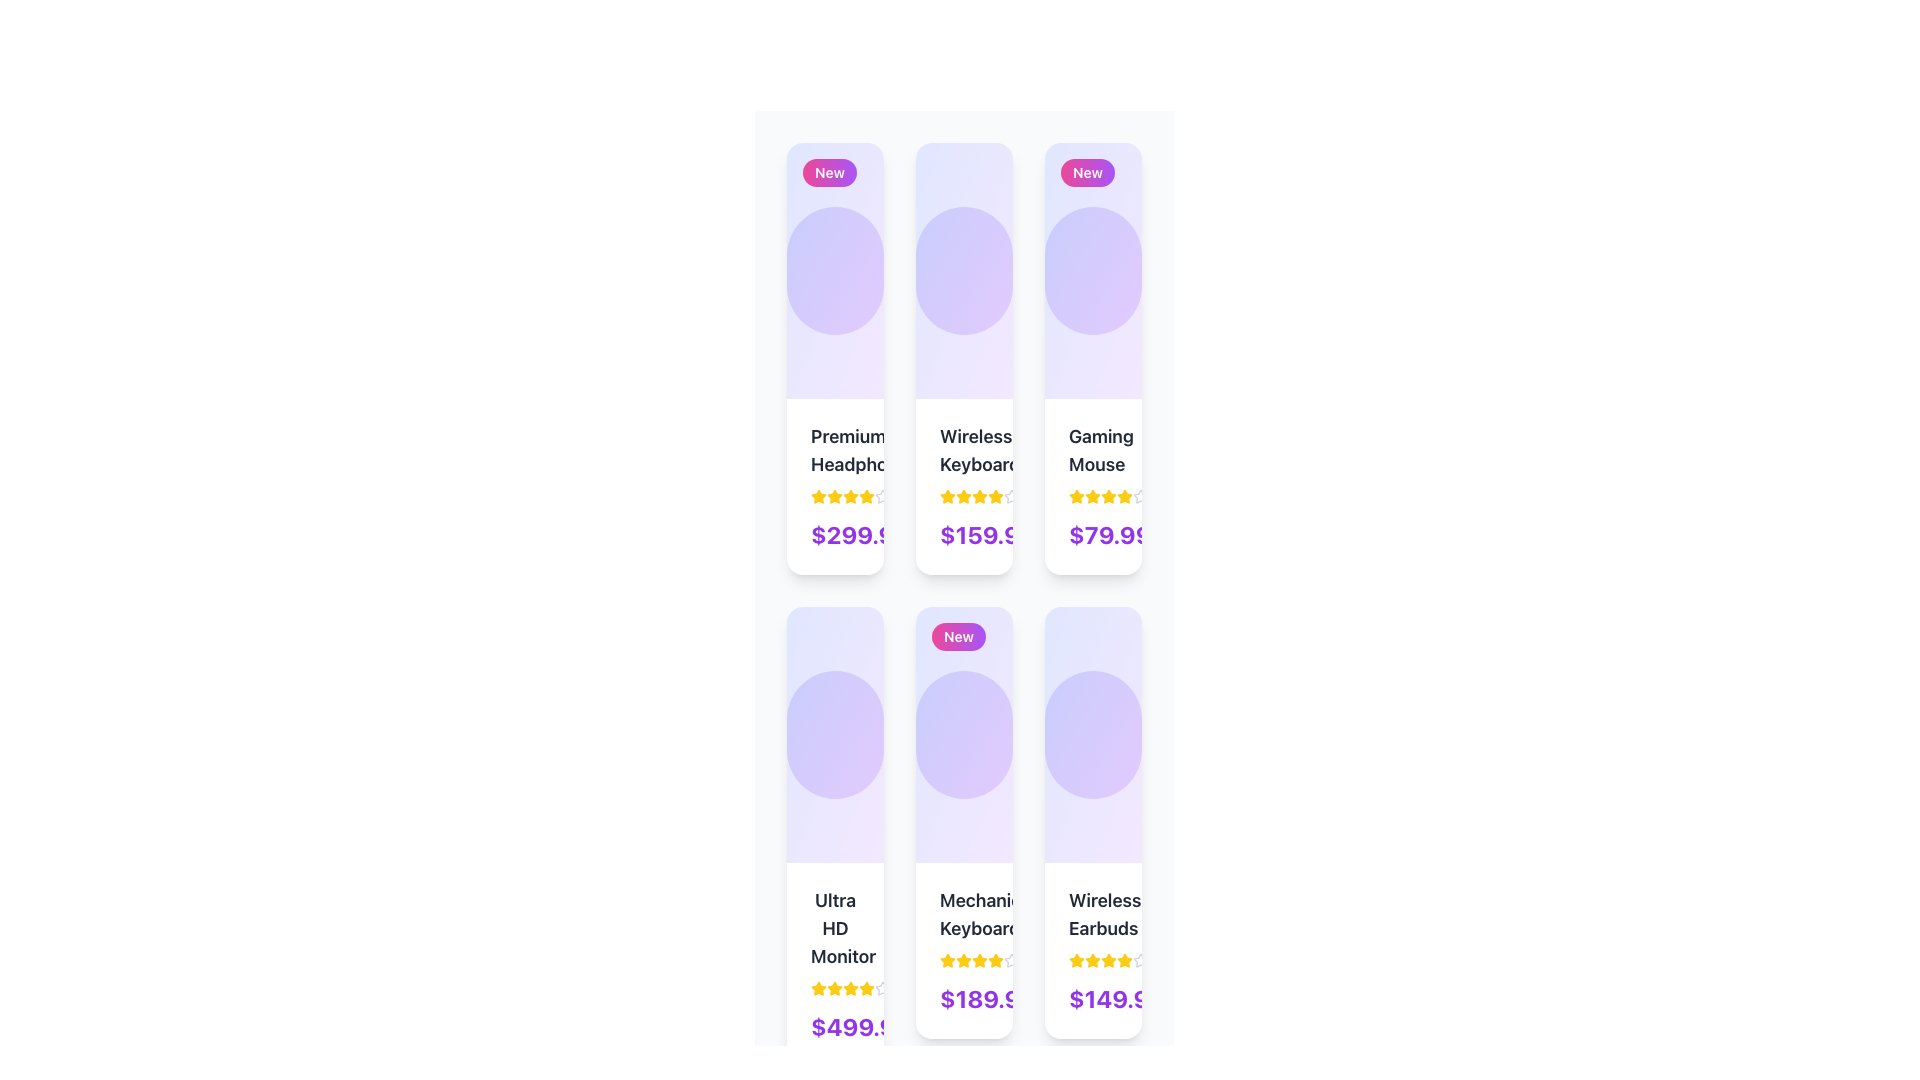  What do you see at coordinates (1092, 914) in the screenshot?
I see `the title text label located in the bottom-right corner of the interface, positioned above the star ratings and price information` at bounding box center [1092, 914].